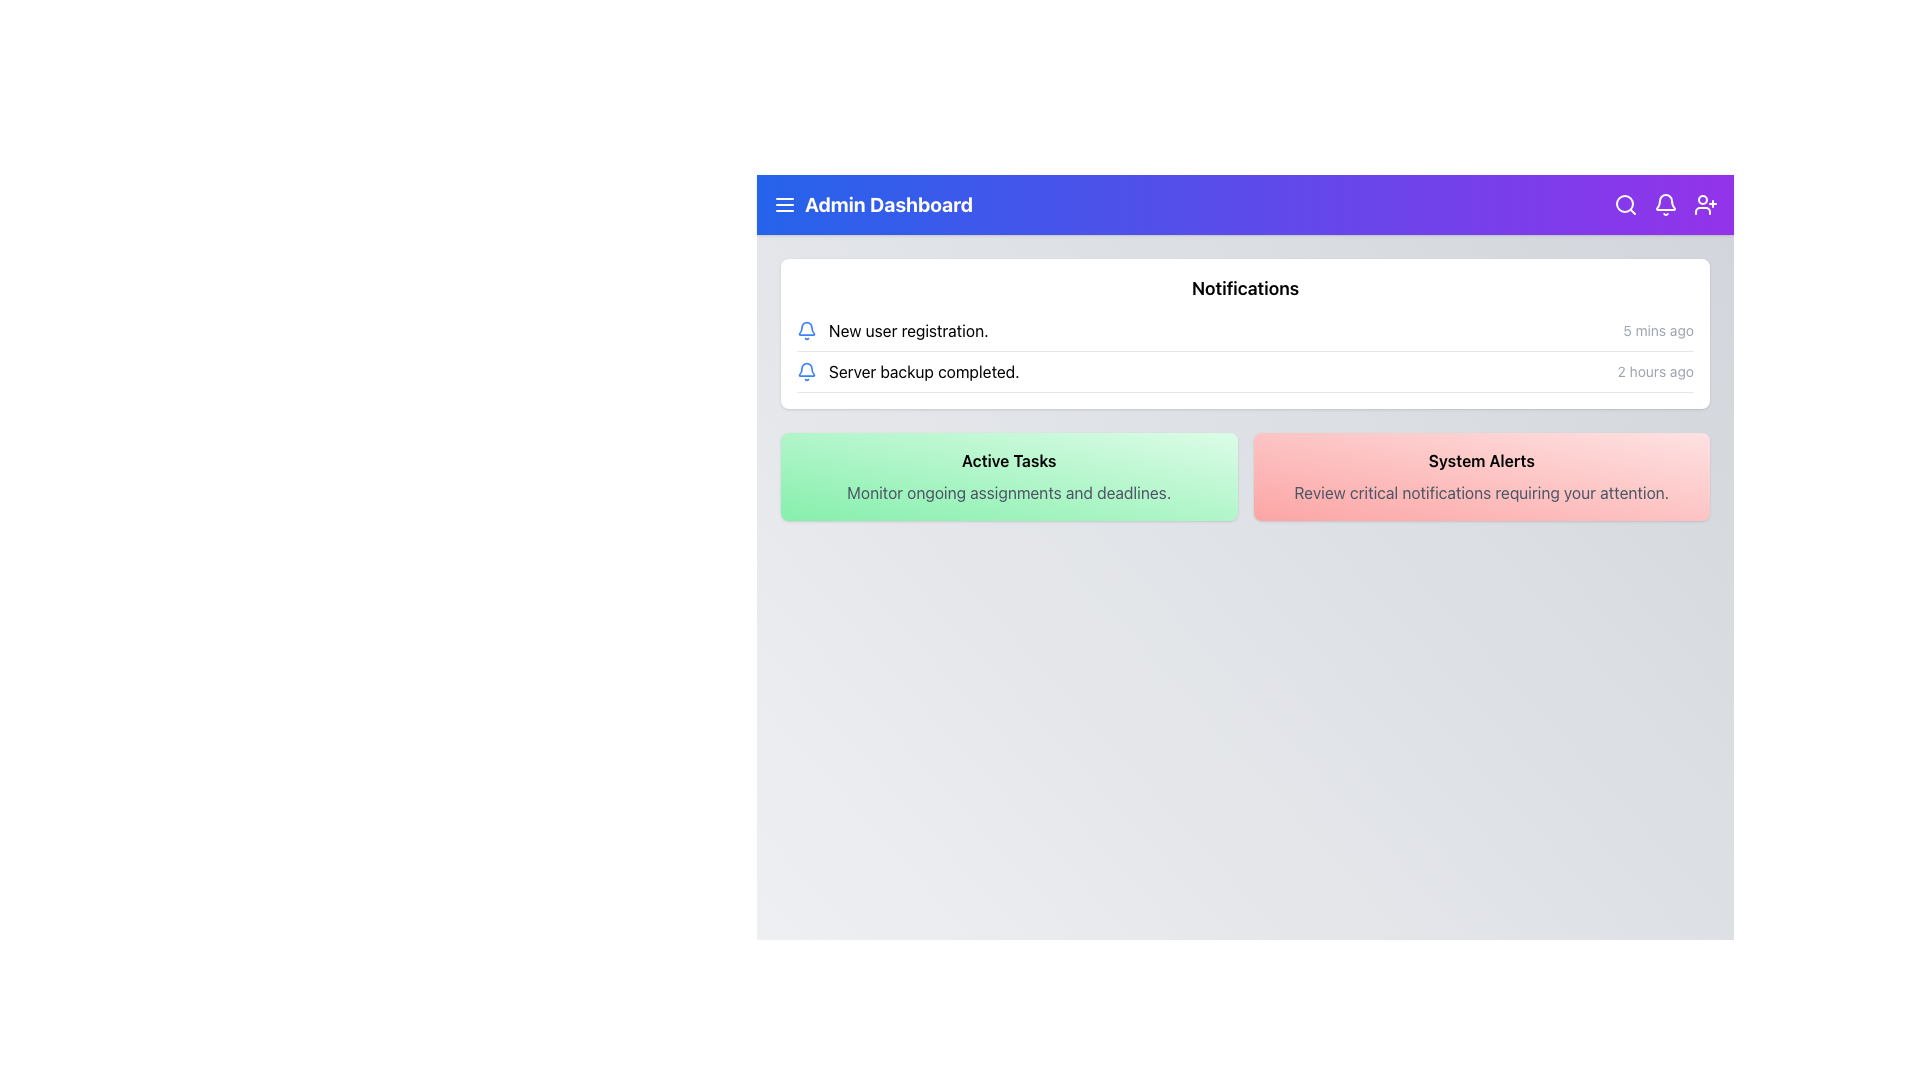 This screenshot has width=1920, height=1080. I want to click on static text displaying 'Monitor ongoing assignments and deadlines.' located below the title 'Active Tasks' within a green-shaded box, so click(1009, 493).